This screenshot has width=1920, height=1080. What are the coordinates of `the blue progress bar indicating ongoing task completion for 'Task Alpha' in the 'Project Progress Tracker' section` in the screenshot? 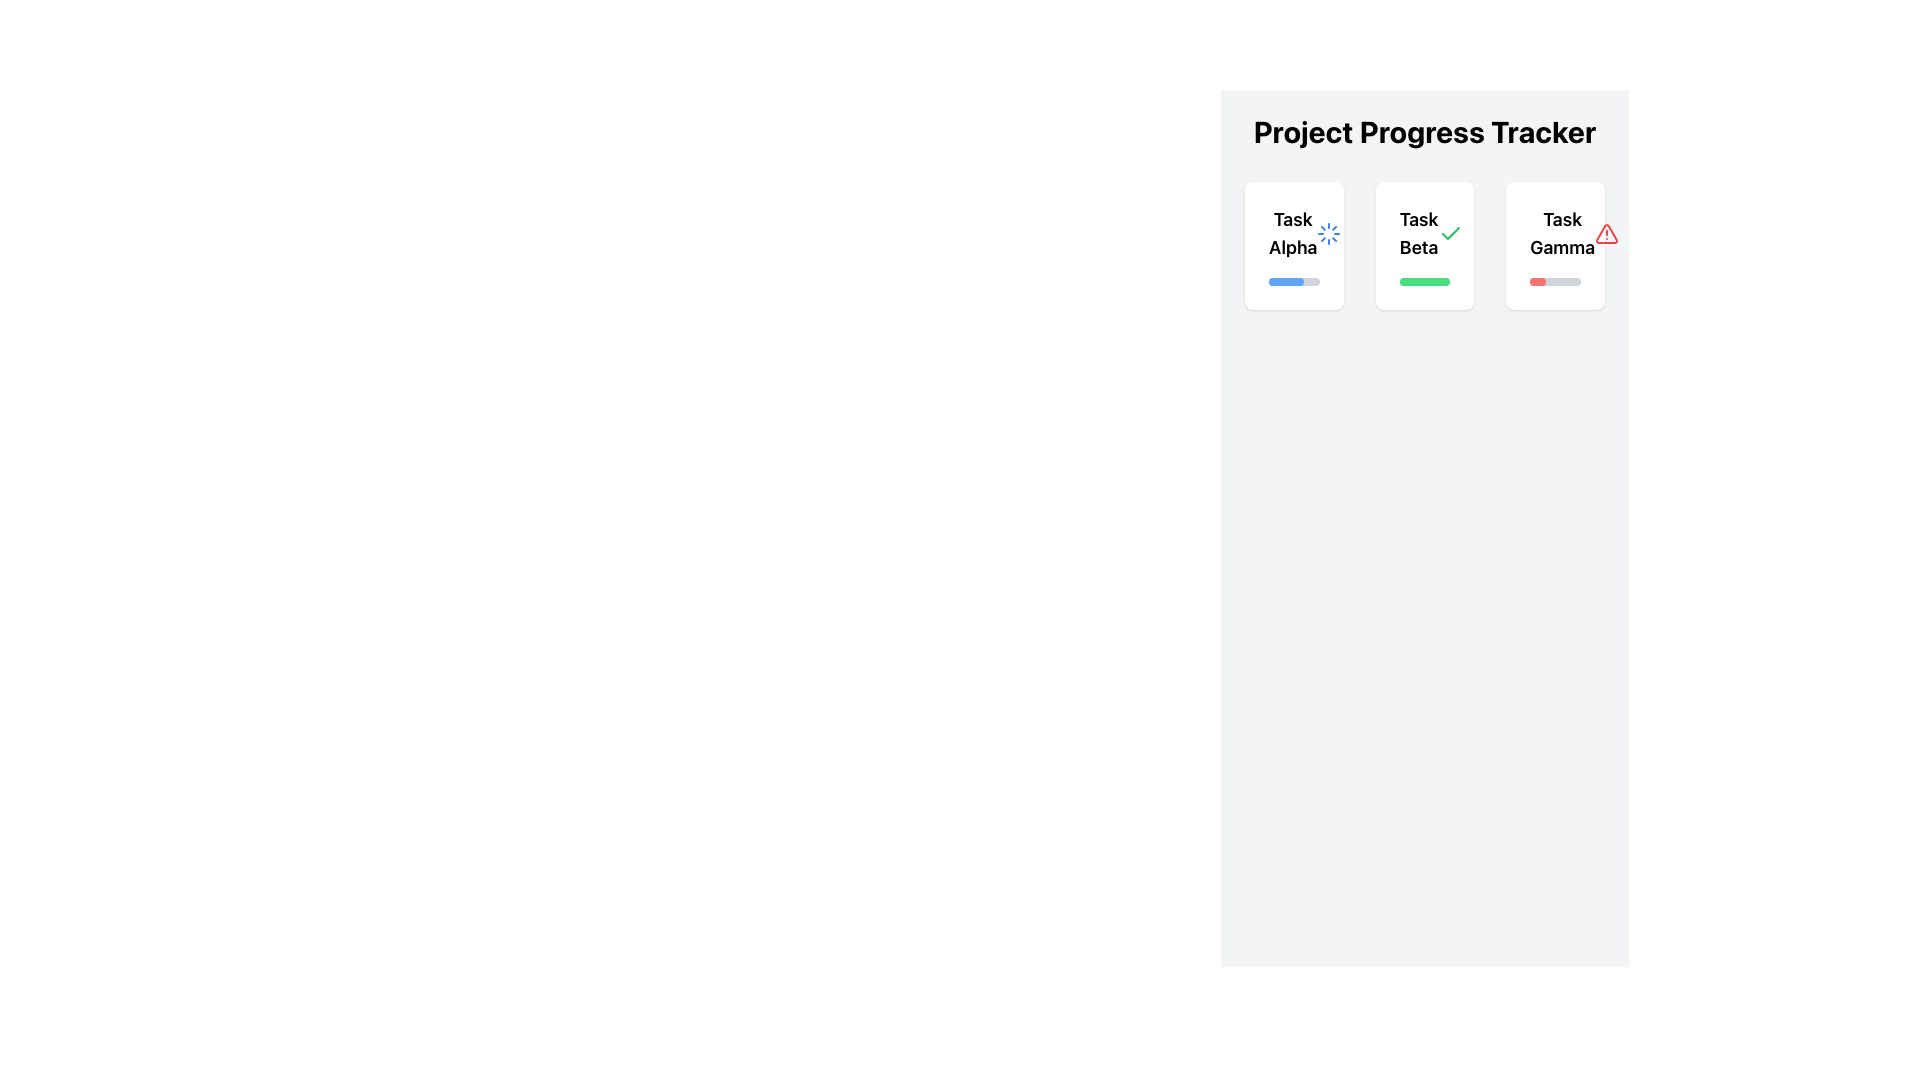 It's located at (1286, 281).